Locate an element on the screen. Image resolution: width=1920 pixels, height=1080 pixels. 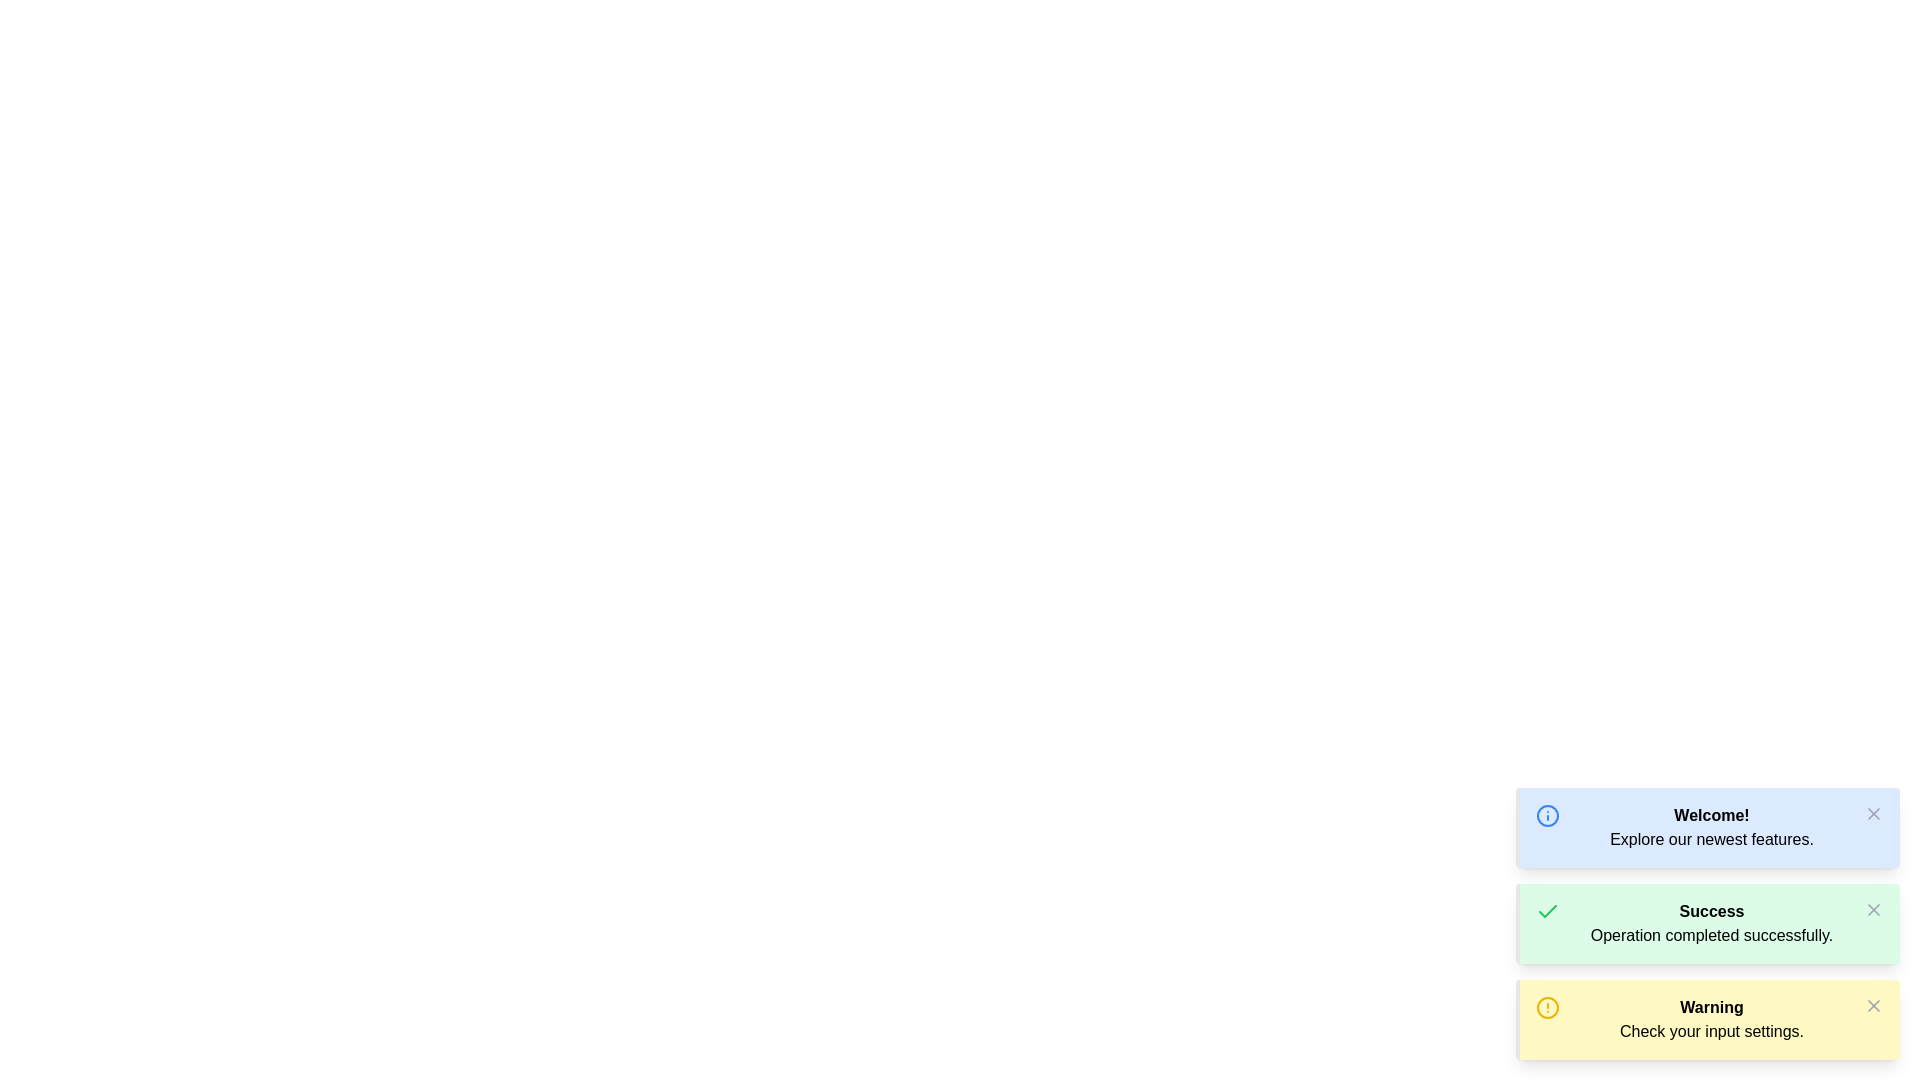
the close button ('X') located at the far right of the 'Warning: Check your input settings' notification card is located at coordinates (1872, 1006).